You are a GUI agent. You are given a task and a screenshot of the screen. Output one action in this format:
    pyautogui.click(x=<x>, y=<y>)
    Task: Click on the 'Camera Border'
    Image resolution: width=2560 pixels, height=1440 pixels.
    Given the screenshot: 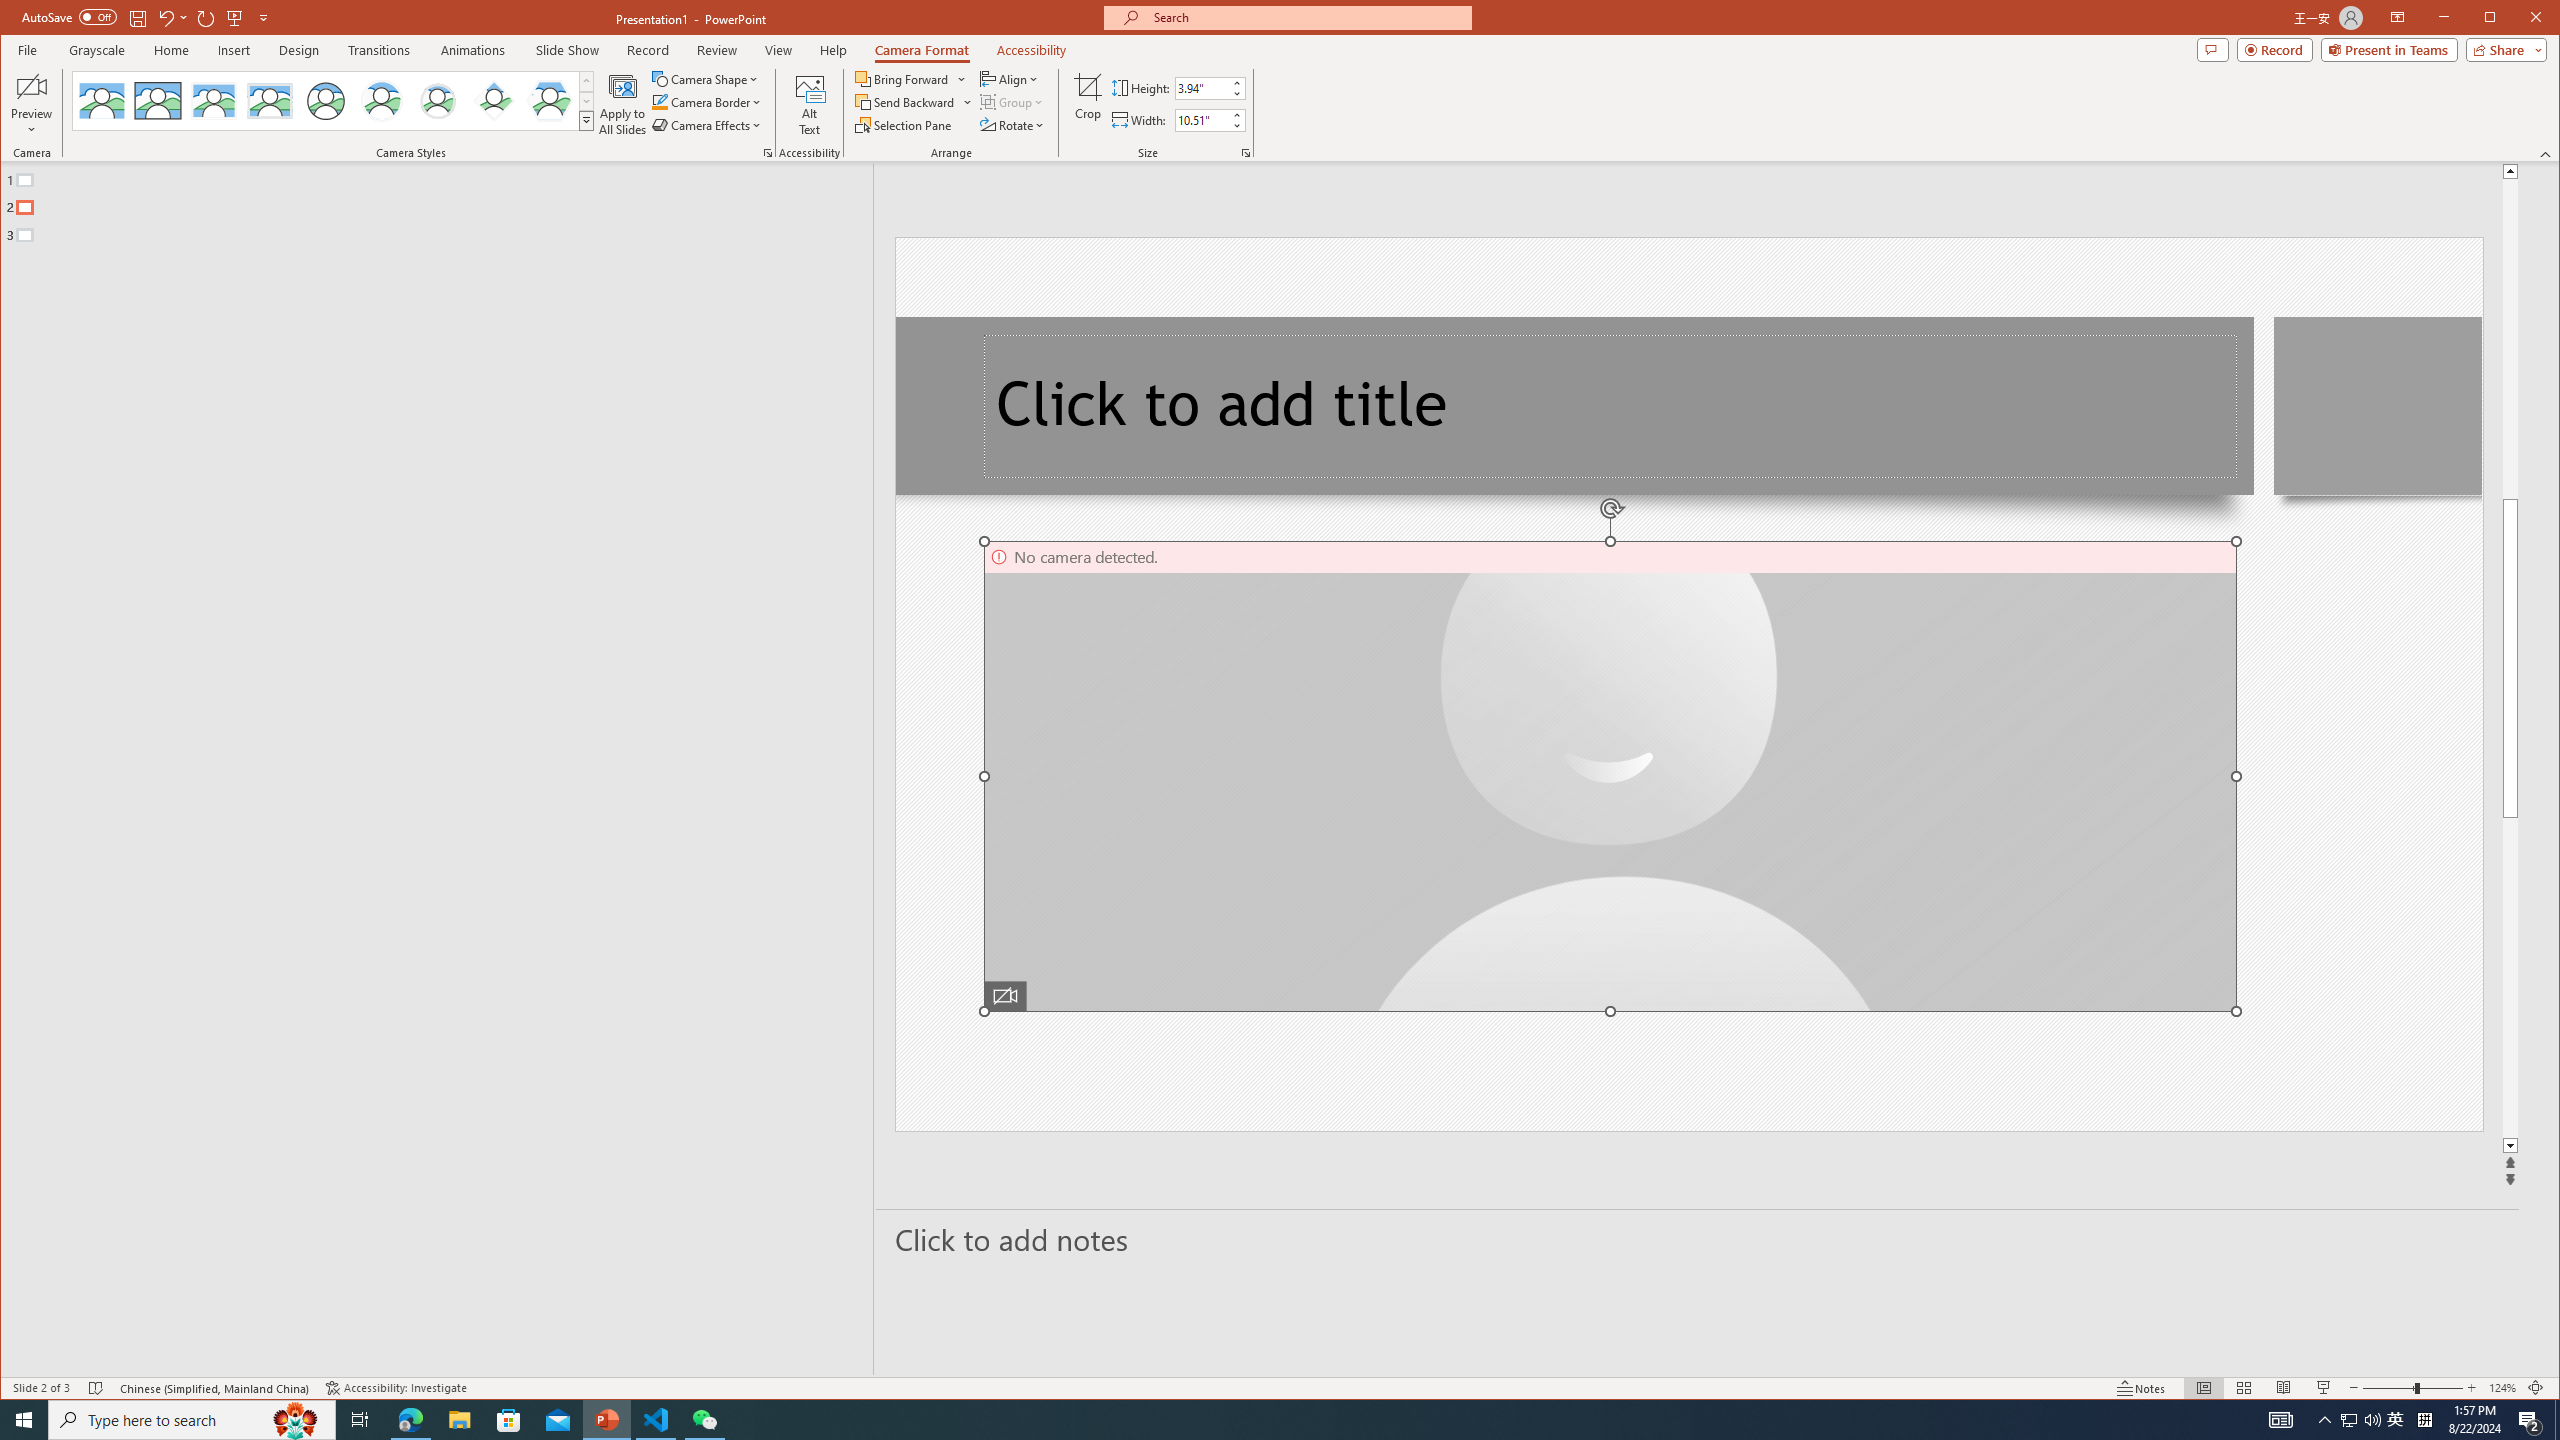 What is the action you would take?
    pyautogui.click(x=706, y=102)
    